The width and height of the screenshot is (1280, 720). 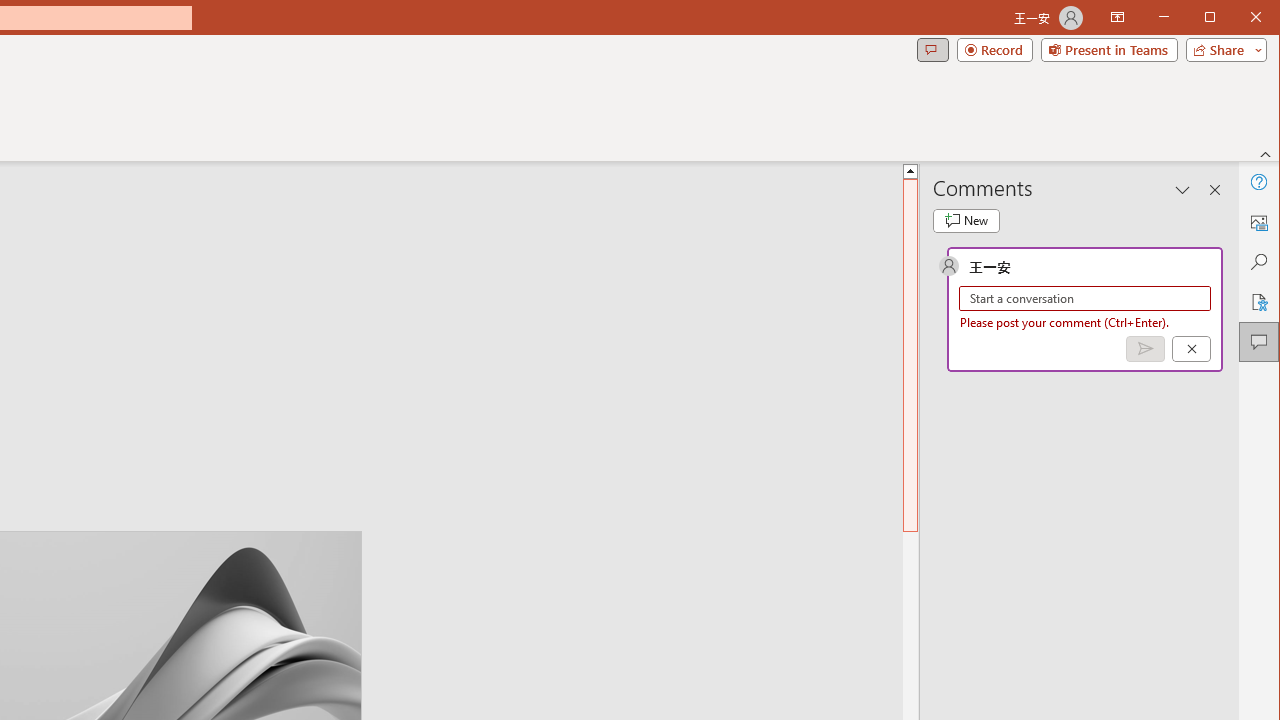 What do you see at coordinates (1145, 348) in the screenshot?
I see `'Post comment (Ctrl + Enter)'` at bounding box center [1145, 348].